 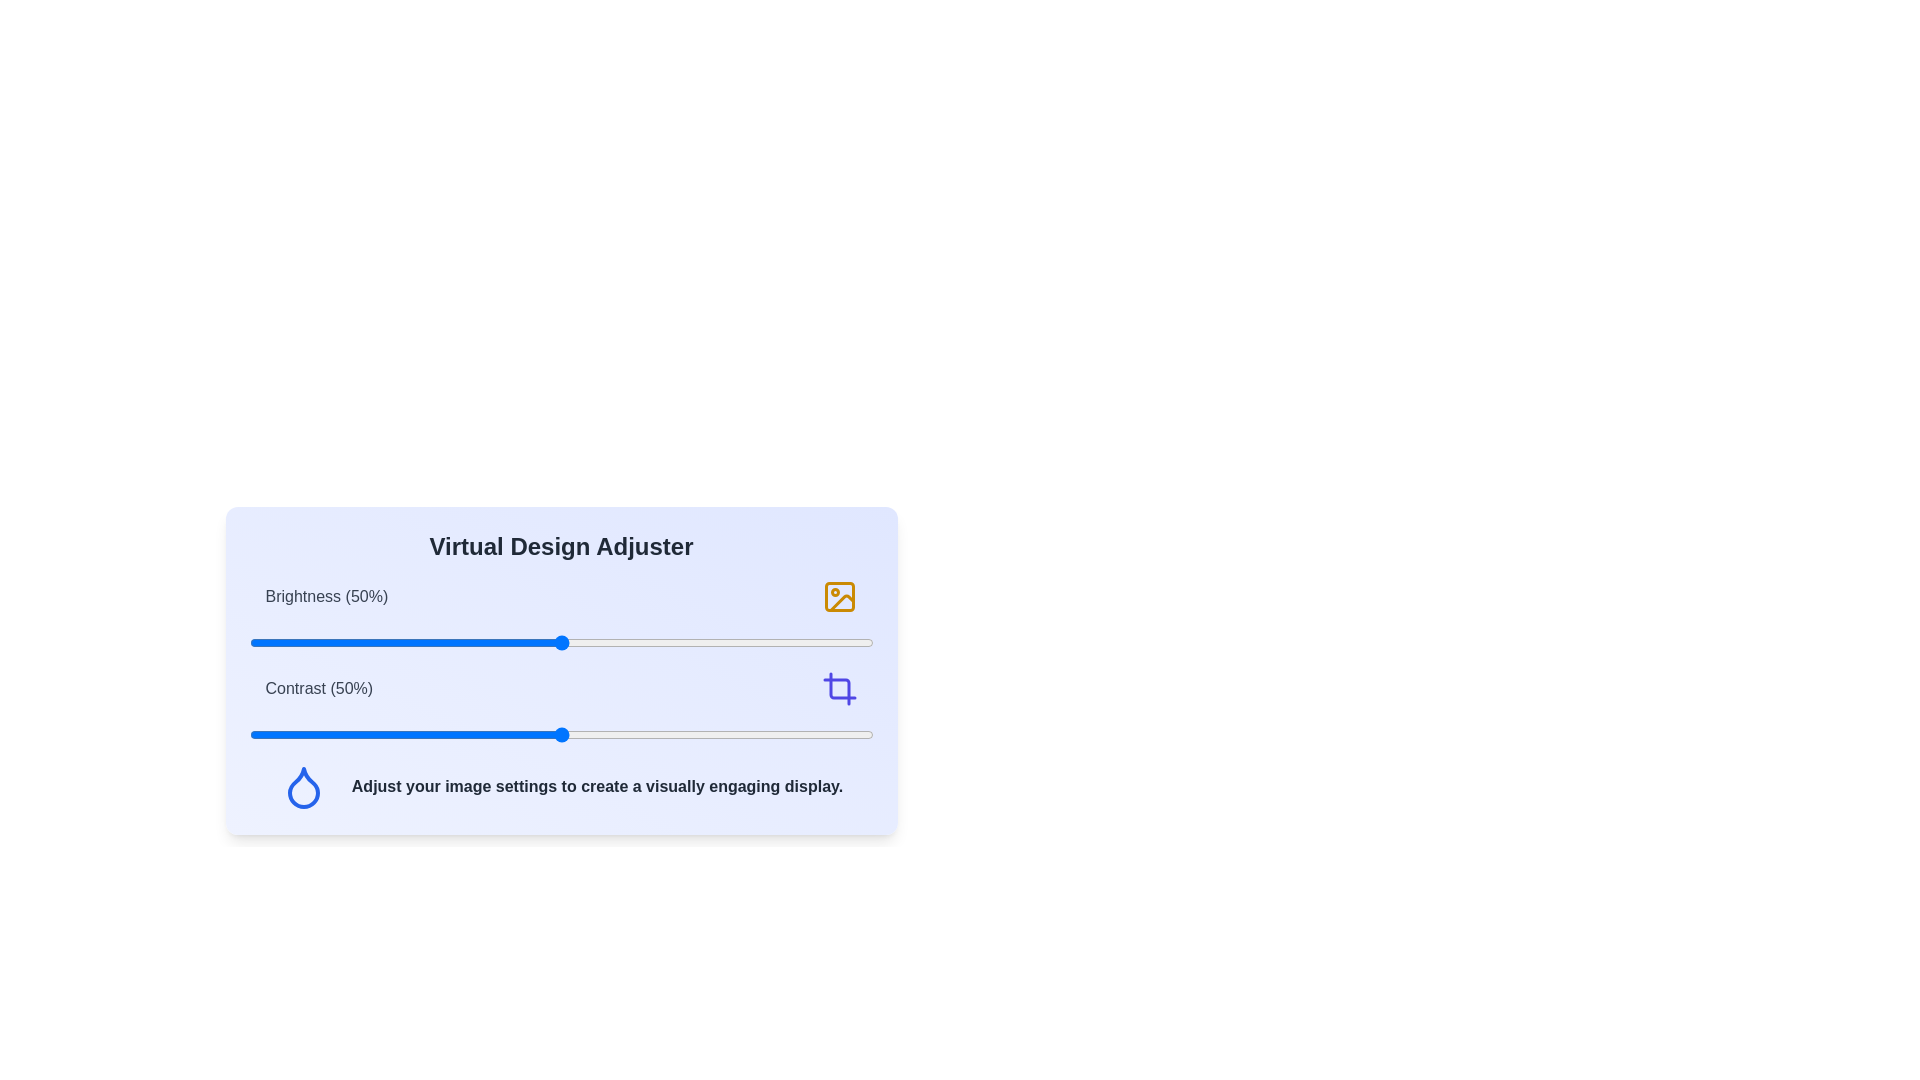 What do you see at coordinates (616, 643) in the screenshot?
I see `the brightness slider to 59%` at bounding box center [616, 643].